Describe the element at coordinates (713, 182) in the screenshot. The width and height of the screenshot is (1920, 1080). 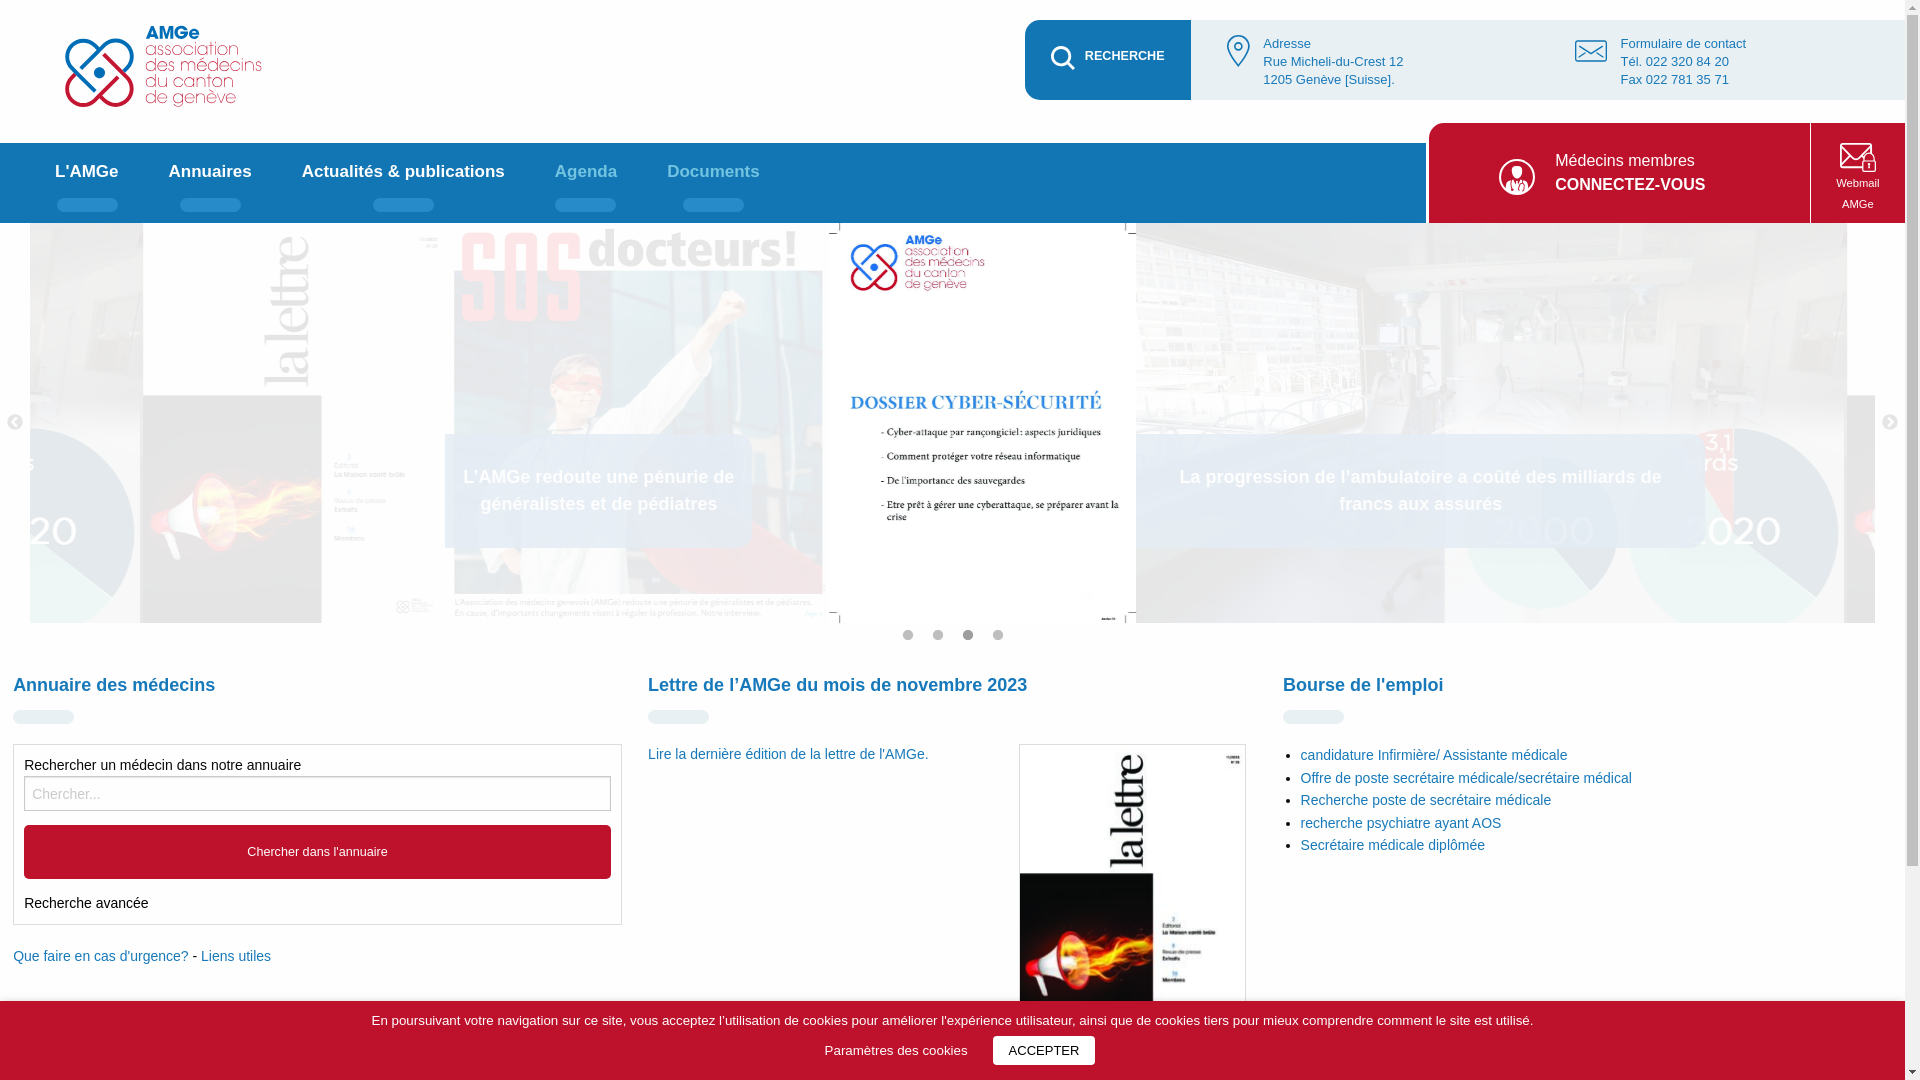
I see `'Documents'` at that location.